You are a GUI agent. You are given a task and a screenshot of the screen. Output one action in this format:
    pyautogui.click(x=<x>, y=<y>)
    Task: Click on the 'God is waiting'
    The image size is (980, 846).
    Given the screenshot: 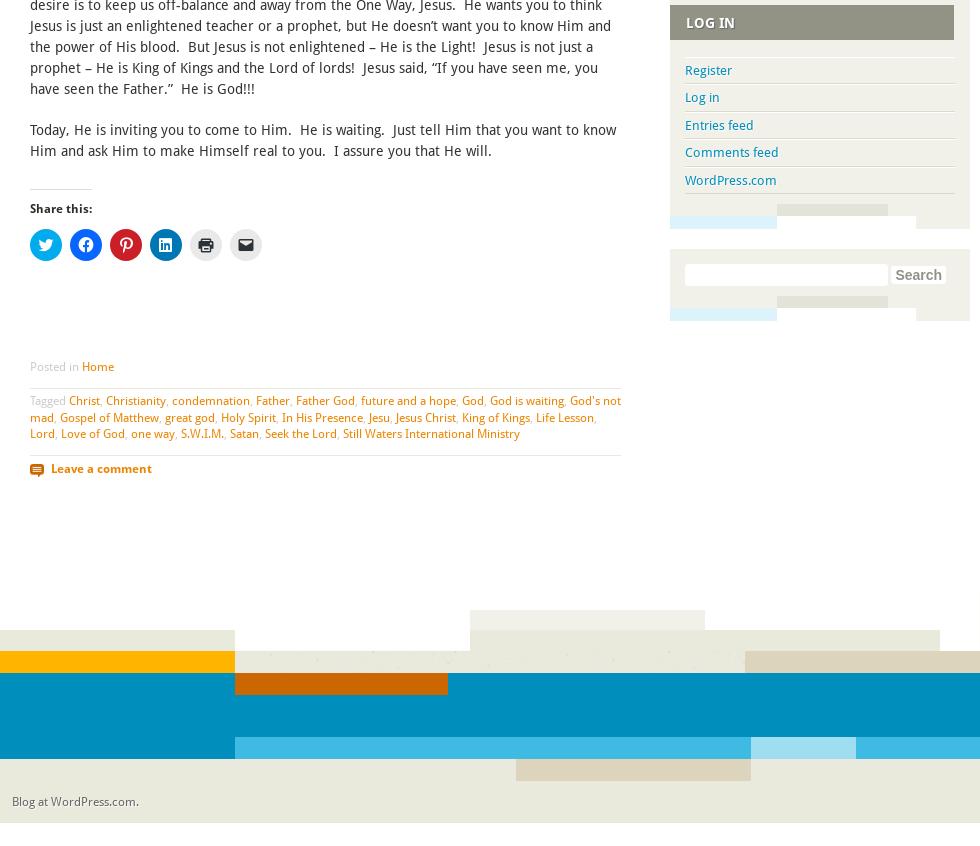 What is the action you would take?
    pyautogui.click(x=527, y=399)
    